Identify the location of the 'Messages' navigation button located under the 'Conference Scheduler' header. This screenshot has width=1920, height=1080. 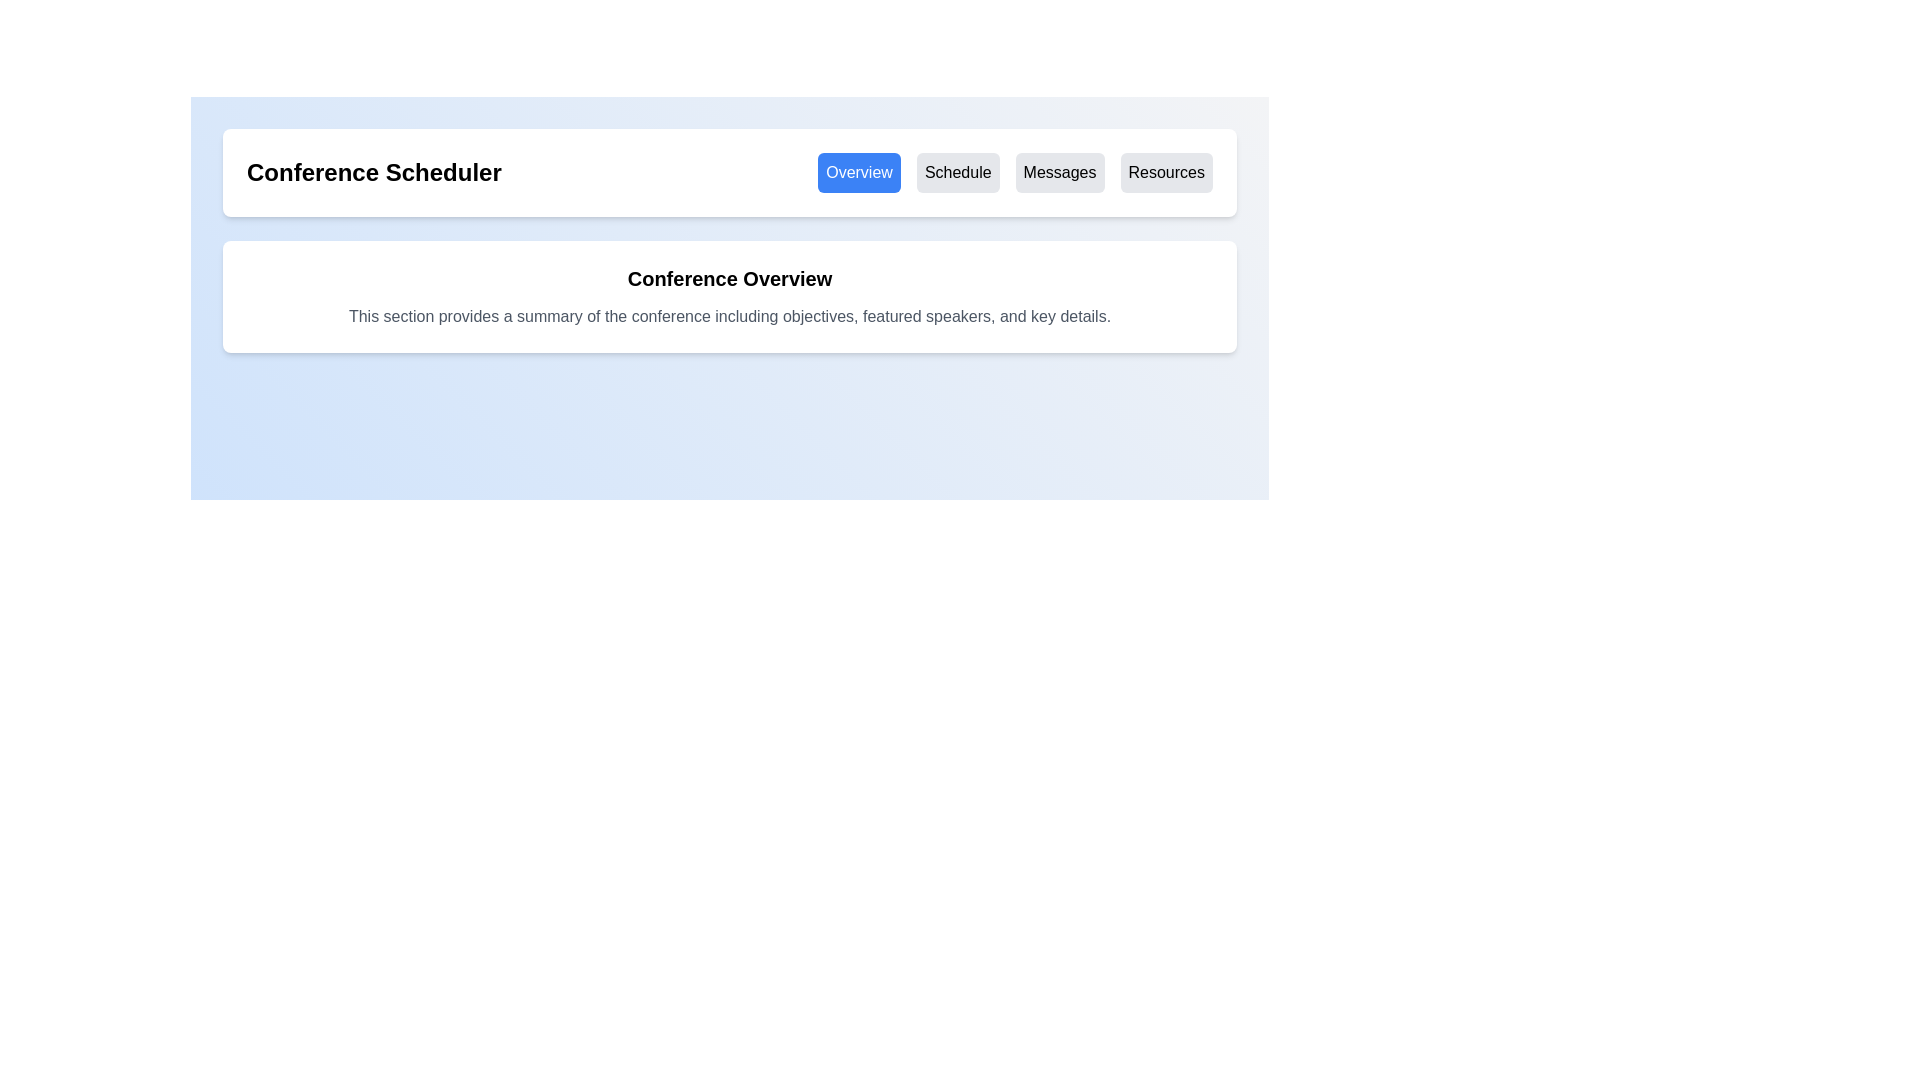
(1015, 172).